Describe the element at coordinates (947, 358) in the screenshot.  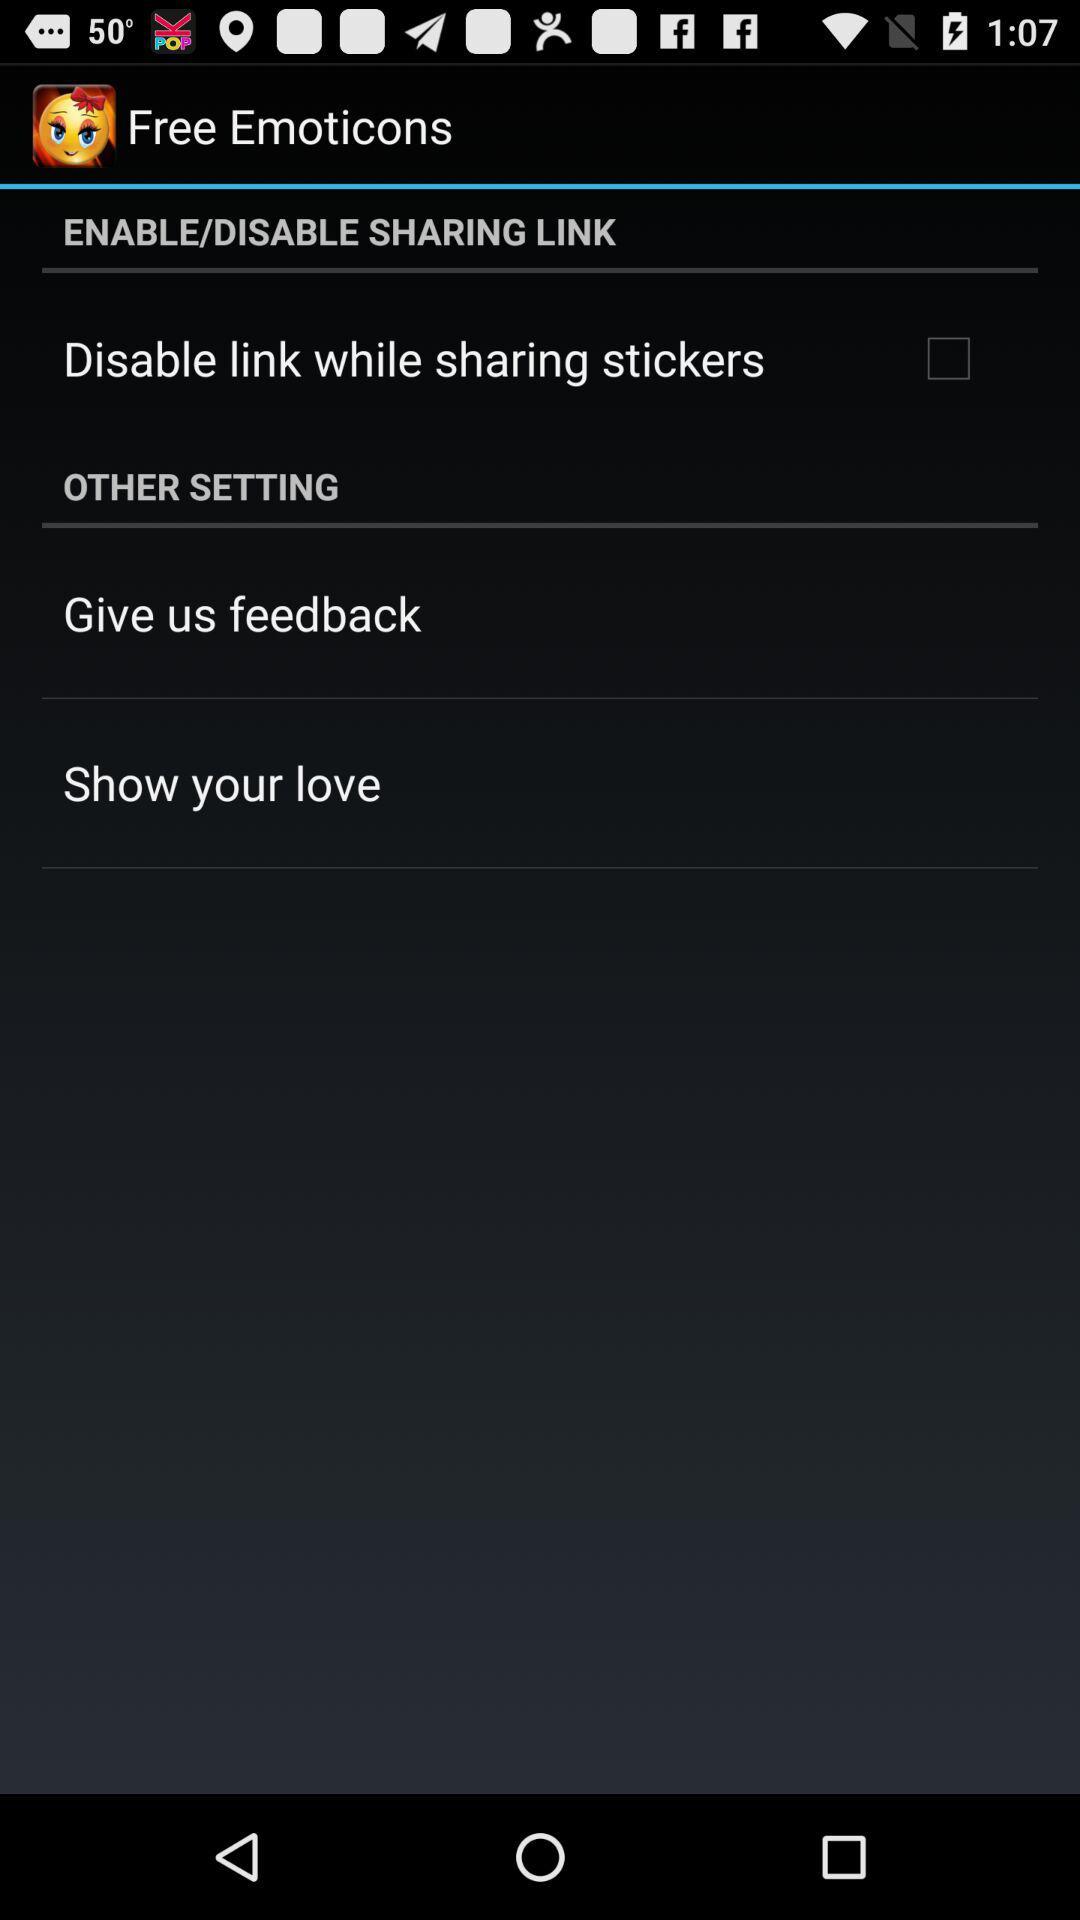
I see `the item above other setting item` at that location.